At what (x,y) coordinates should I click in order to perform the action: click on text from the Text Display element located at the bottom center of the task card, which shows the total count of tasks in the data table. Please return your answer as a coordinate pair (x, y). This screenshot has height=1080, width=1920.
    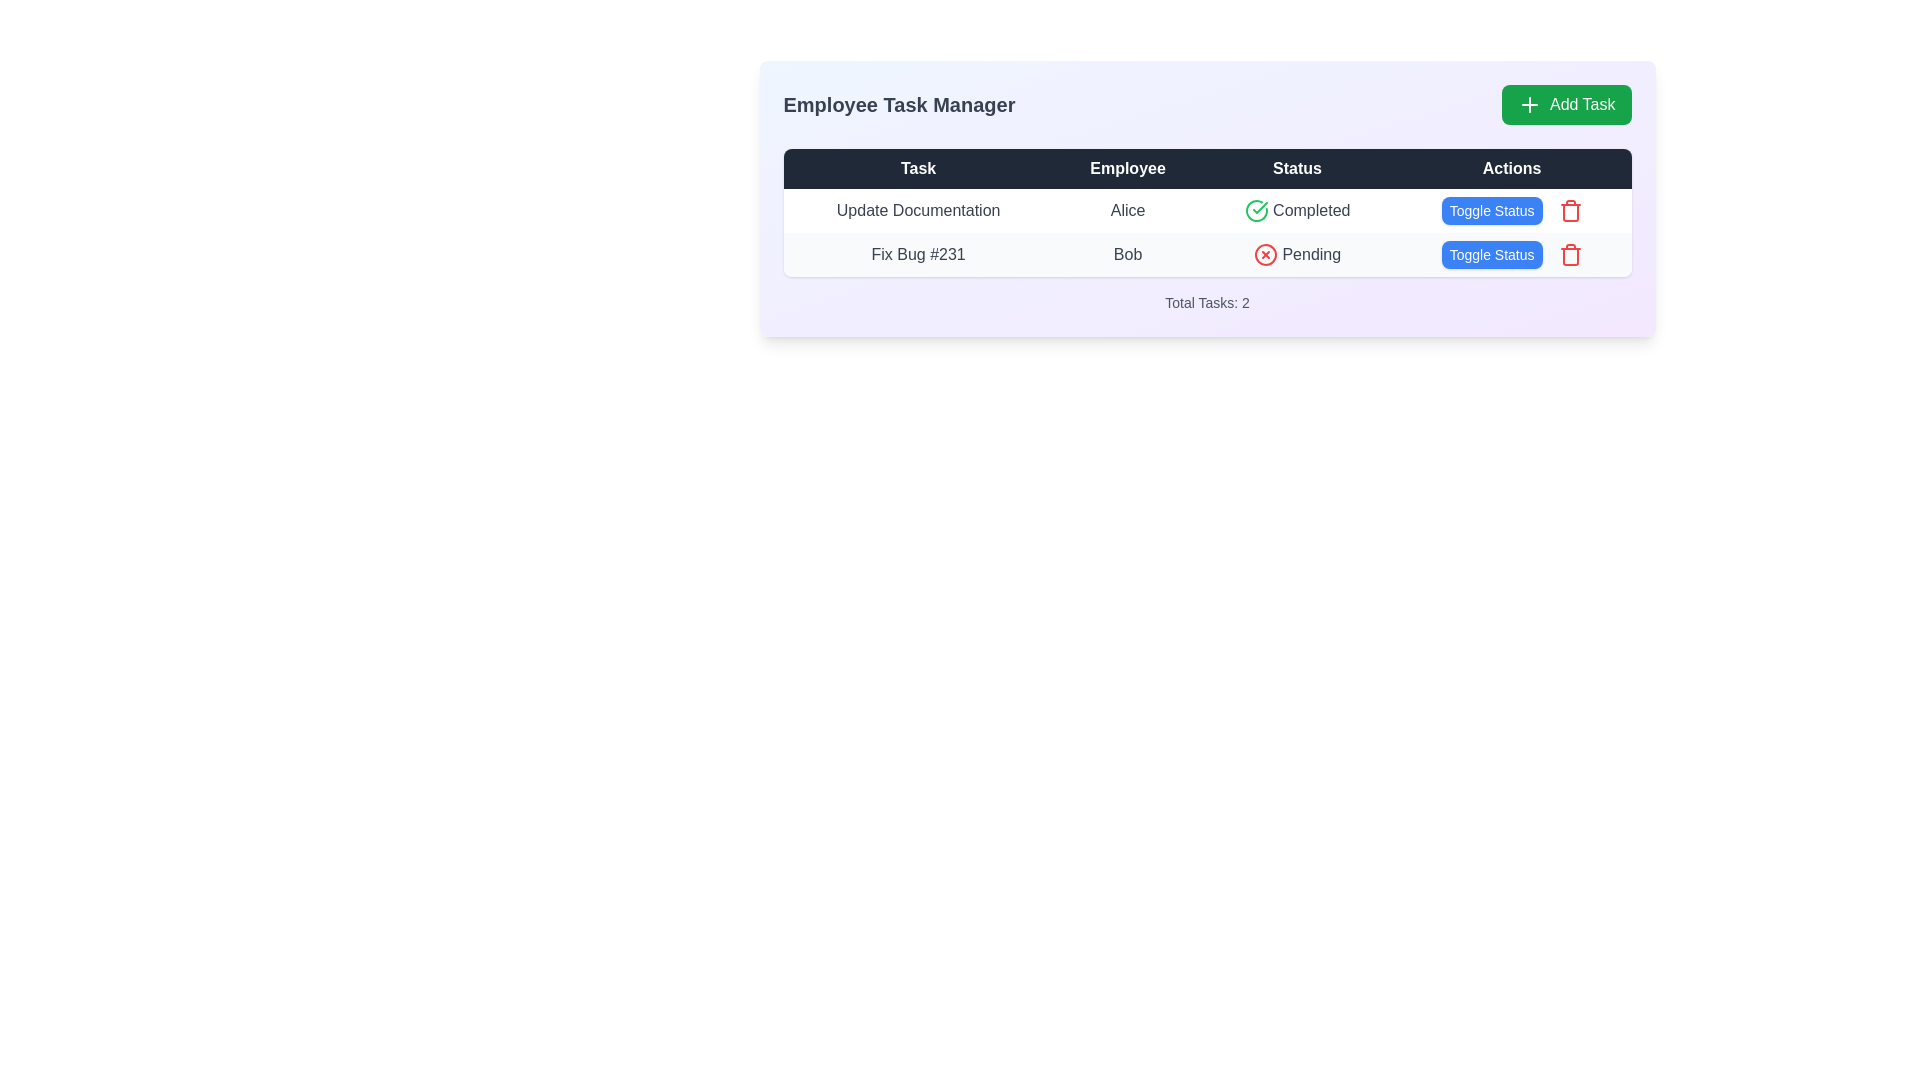
    Looking at the image, I should click on (1206, 303).